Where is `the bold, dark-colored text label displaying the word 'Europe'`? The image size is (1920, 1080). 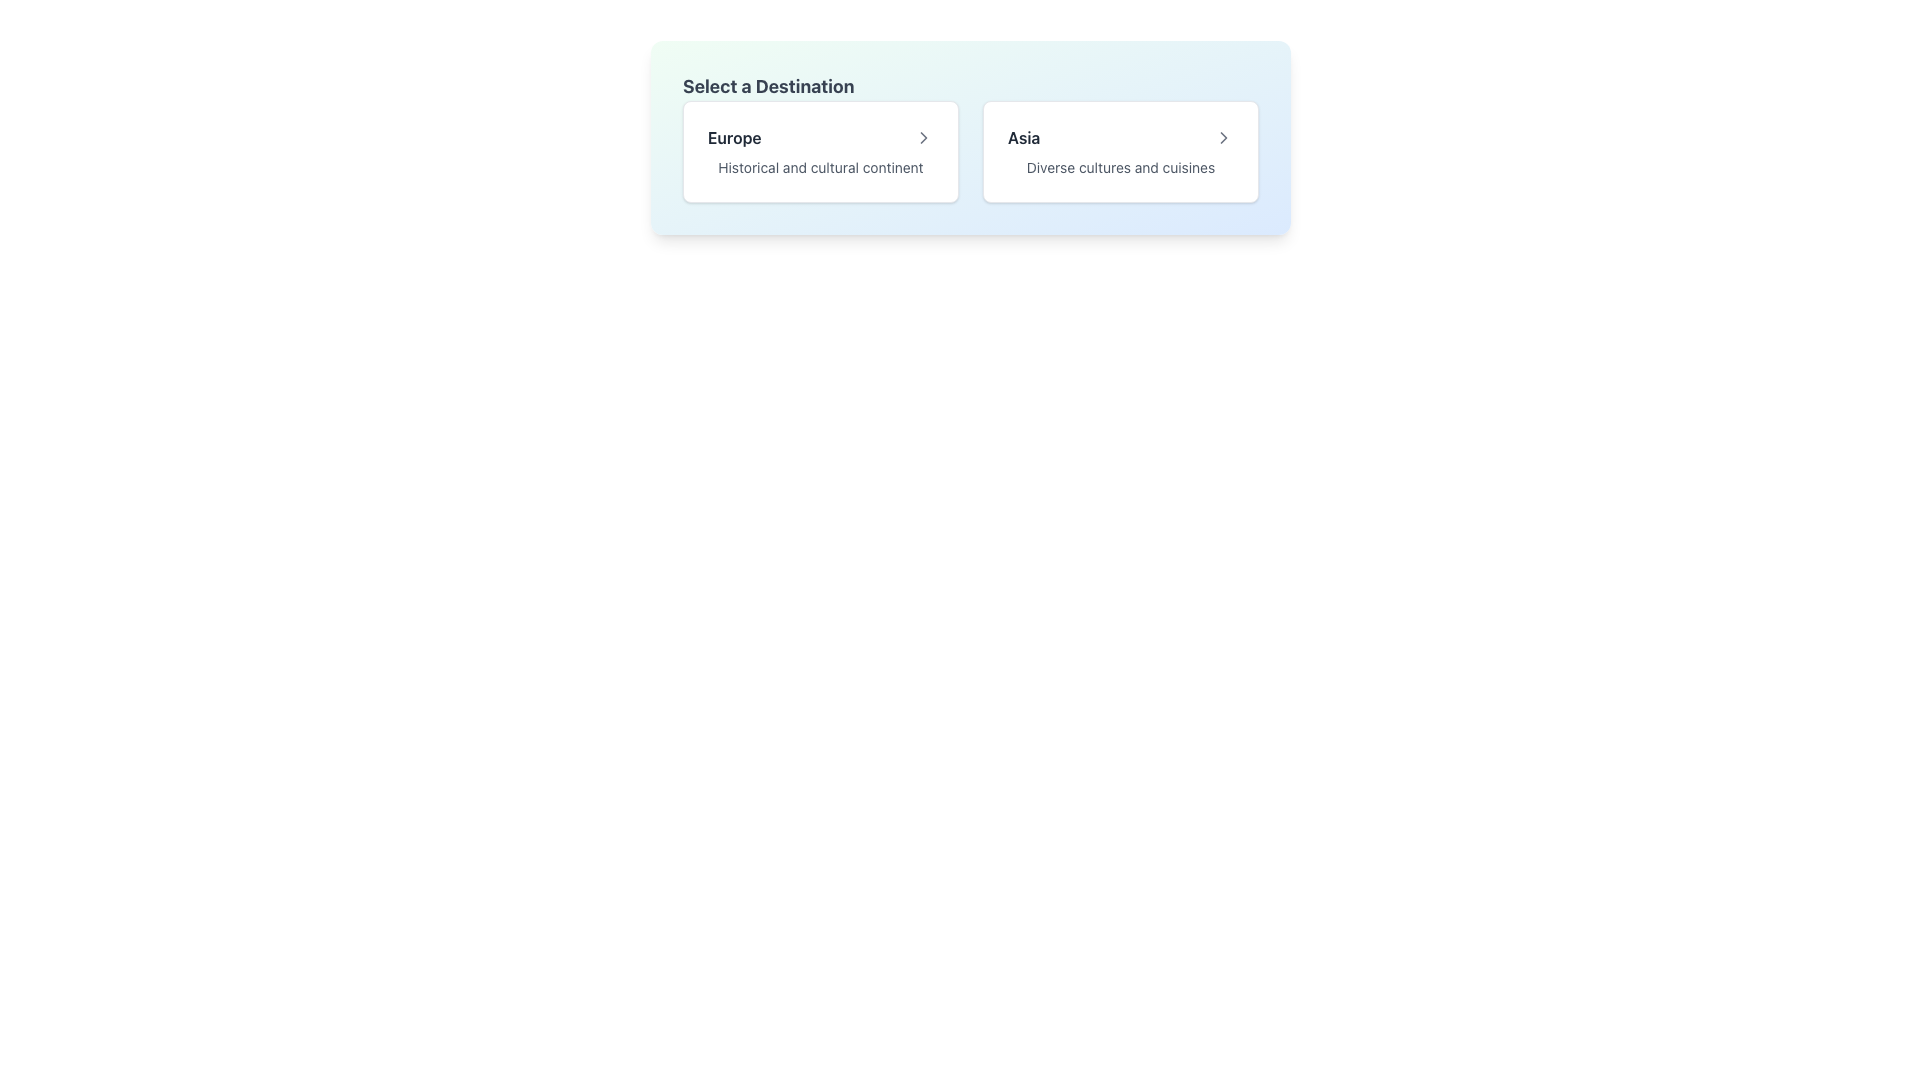 the bold, dark-colored text label displaying the word 'Europe' is located at coordinates (733, 137).